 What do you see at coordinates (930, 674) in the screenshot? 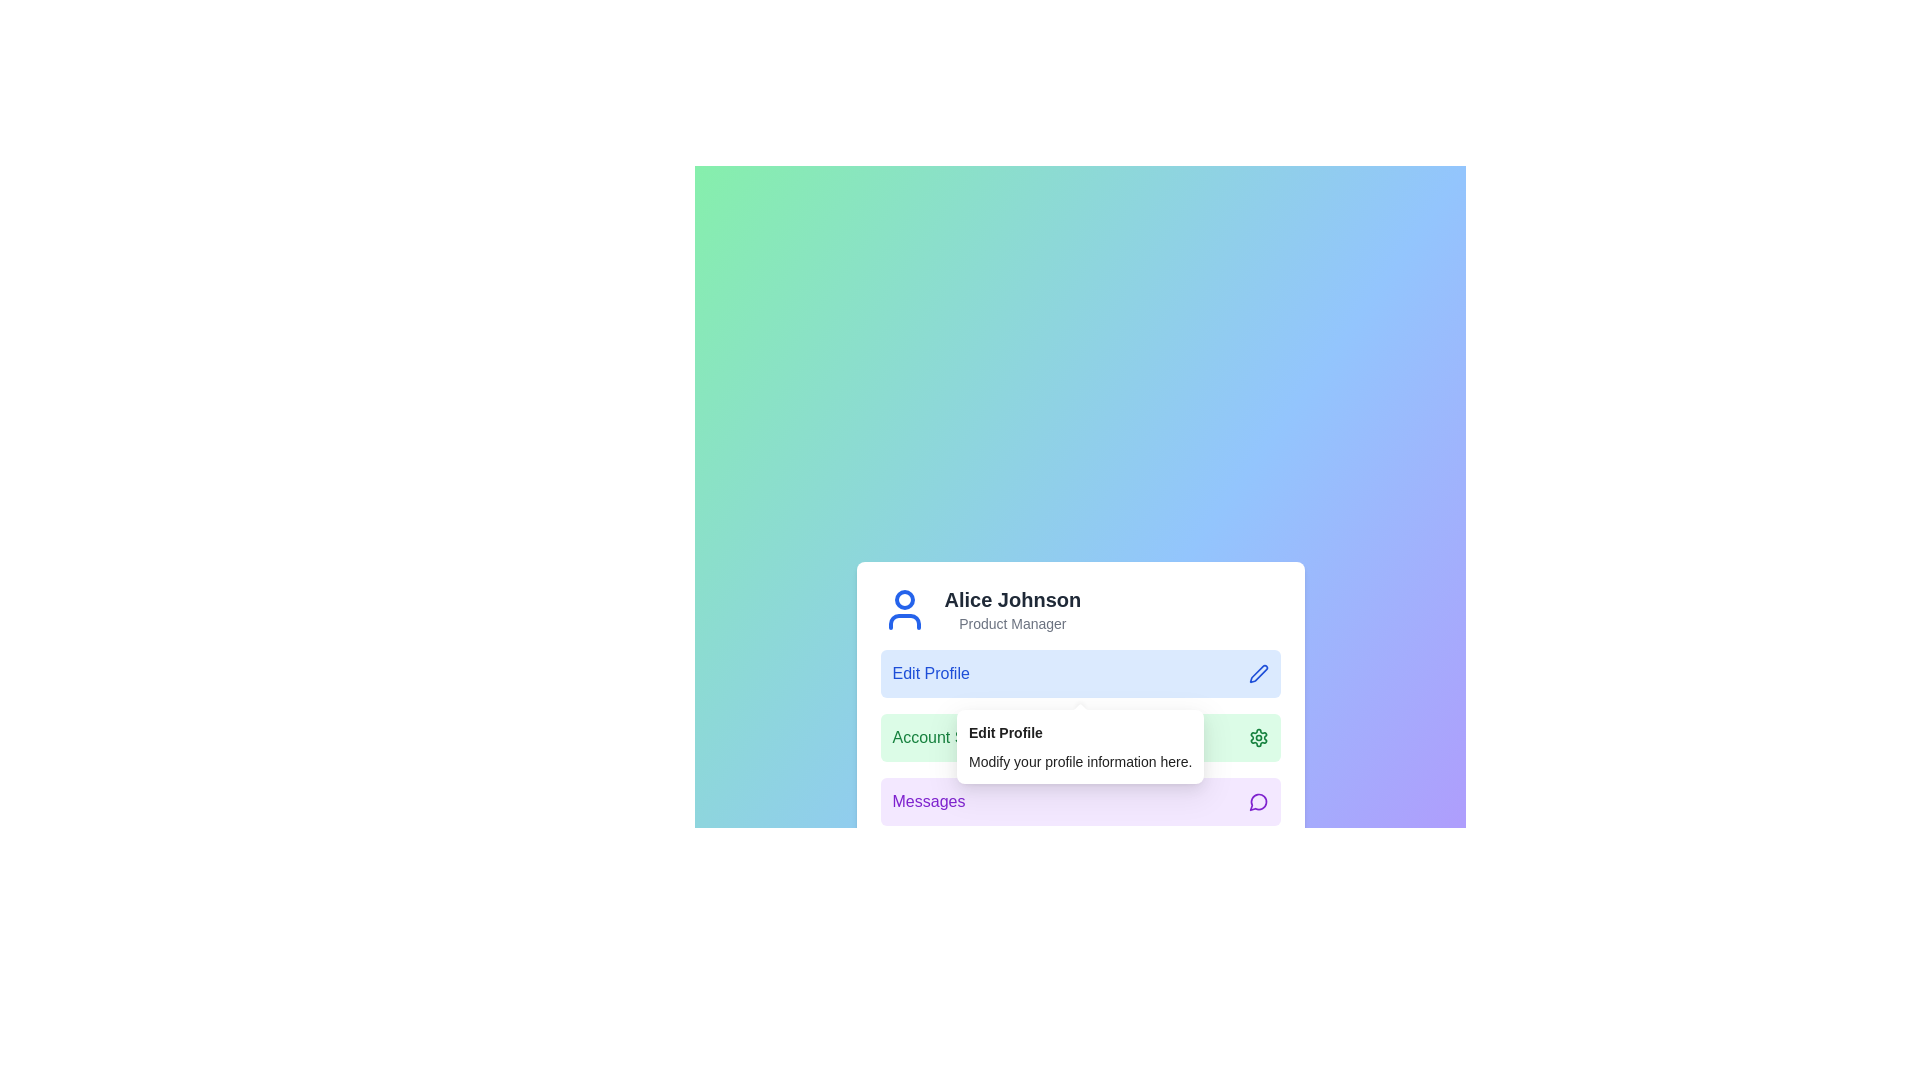
I see `the Text label indicating the option to edit the user's profile, which is positioned below the username 'Alice Johnson' in the user profile card` at bounding box center [930, 674].